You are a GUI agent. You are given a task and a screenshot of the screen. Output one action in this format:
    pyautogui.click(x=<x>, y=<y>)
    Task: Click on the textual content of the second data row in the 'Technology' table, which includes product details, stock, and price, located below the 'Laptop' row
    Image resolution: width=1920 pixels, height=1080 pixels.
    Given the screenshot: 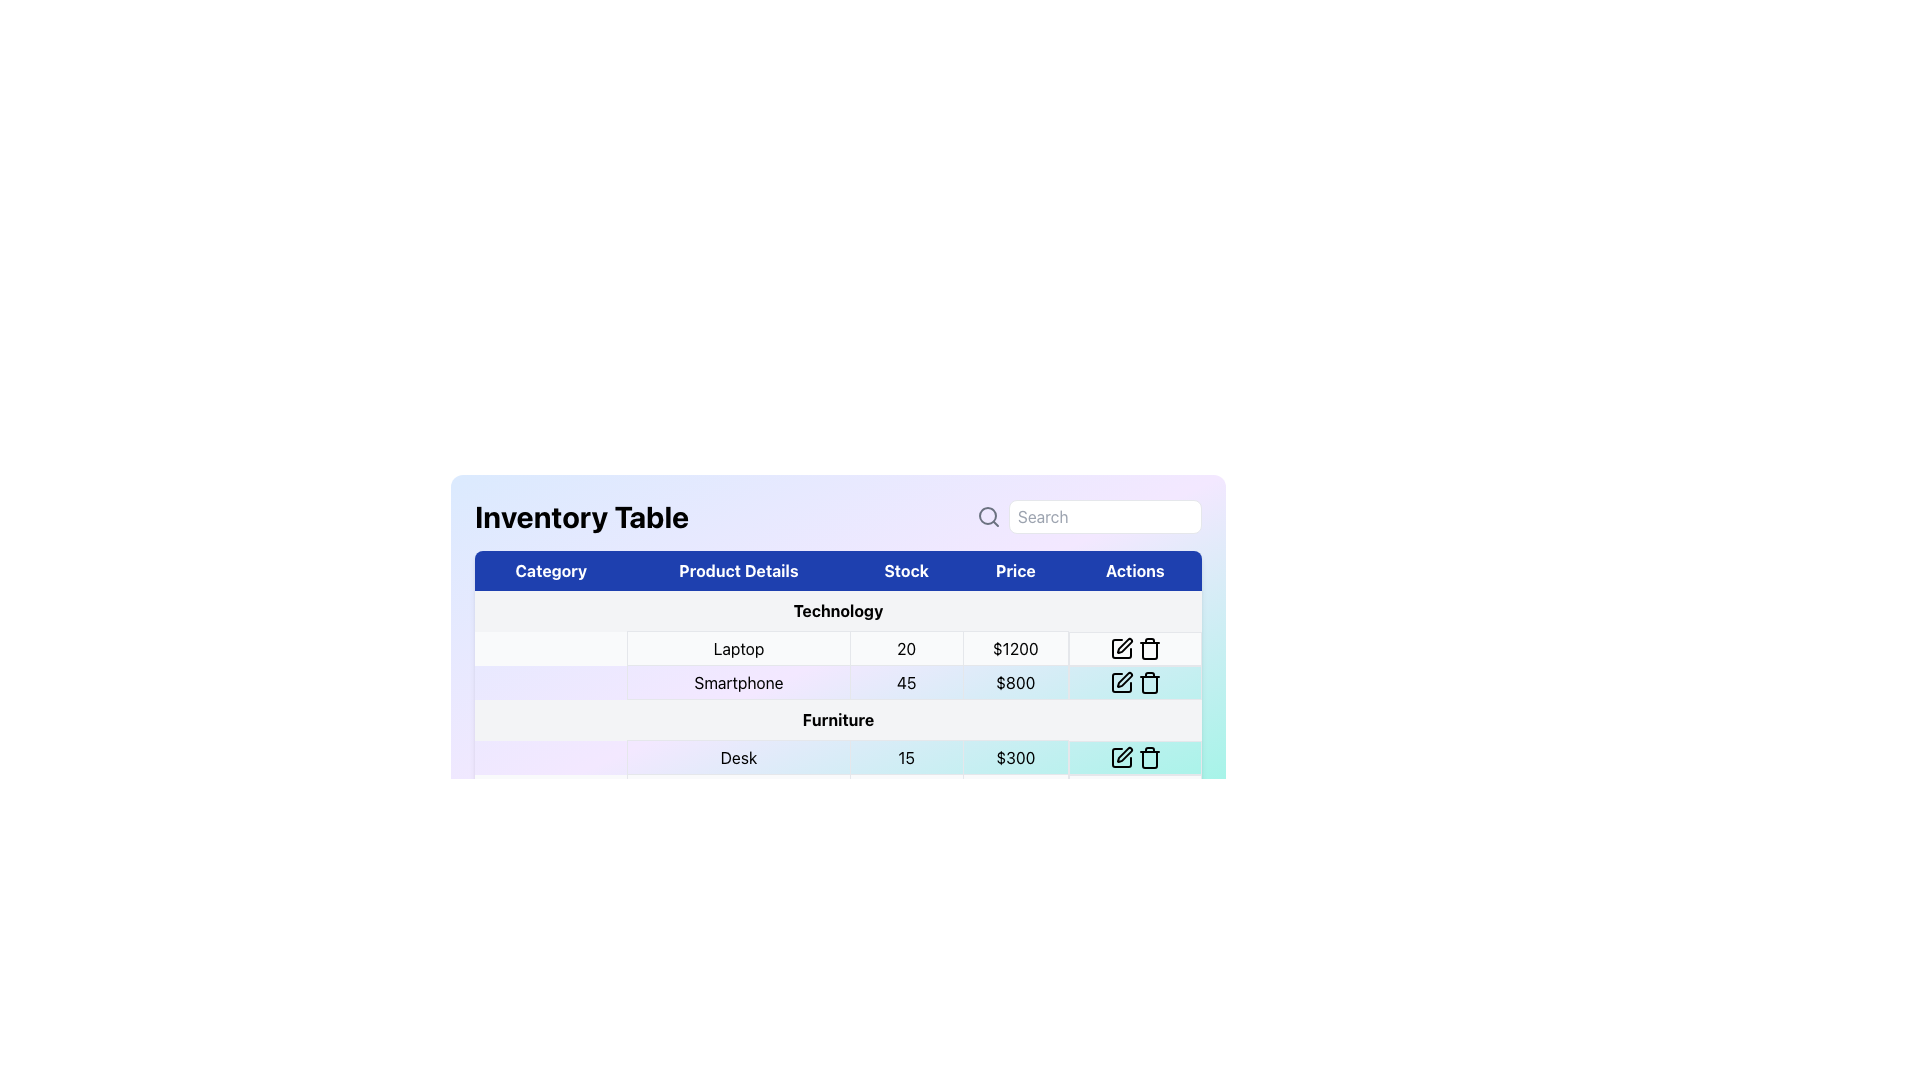 What is the action you would take?
    pyautogui.click(x=838, y=681)
    